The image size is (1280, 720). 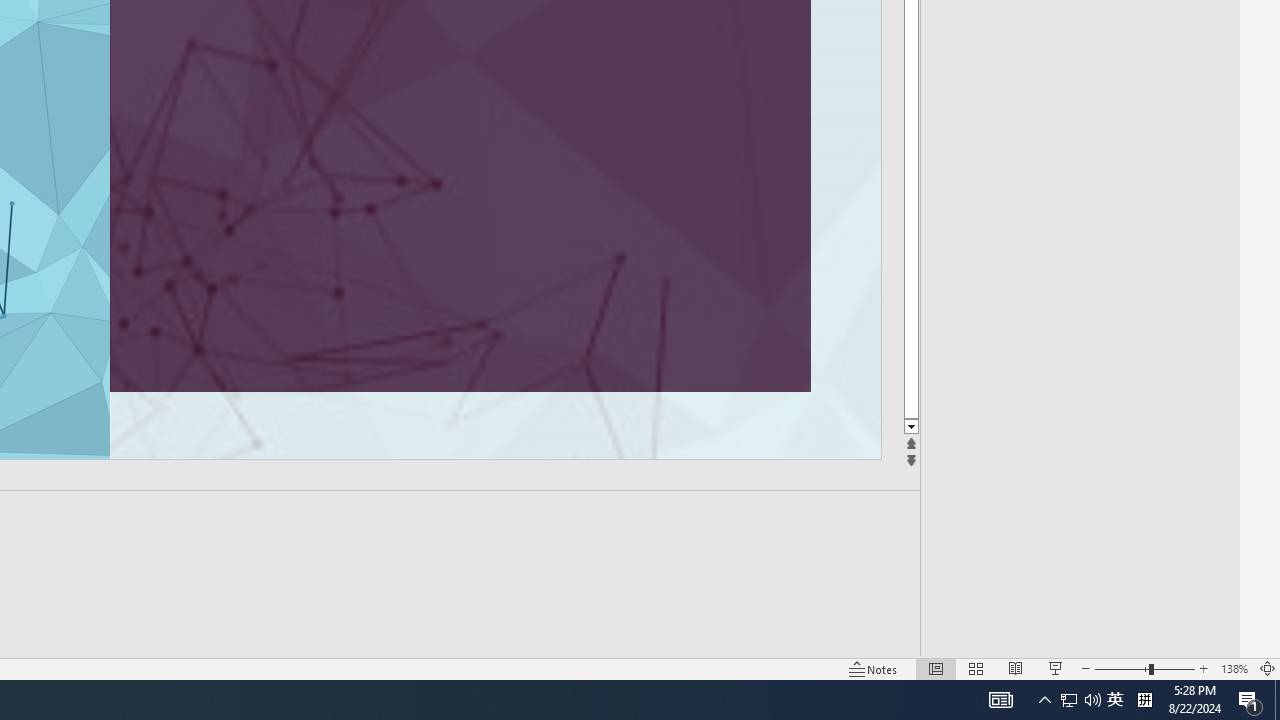 I want to click on 'Zoom to Fit ', so click(x=1266, y=669).